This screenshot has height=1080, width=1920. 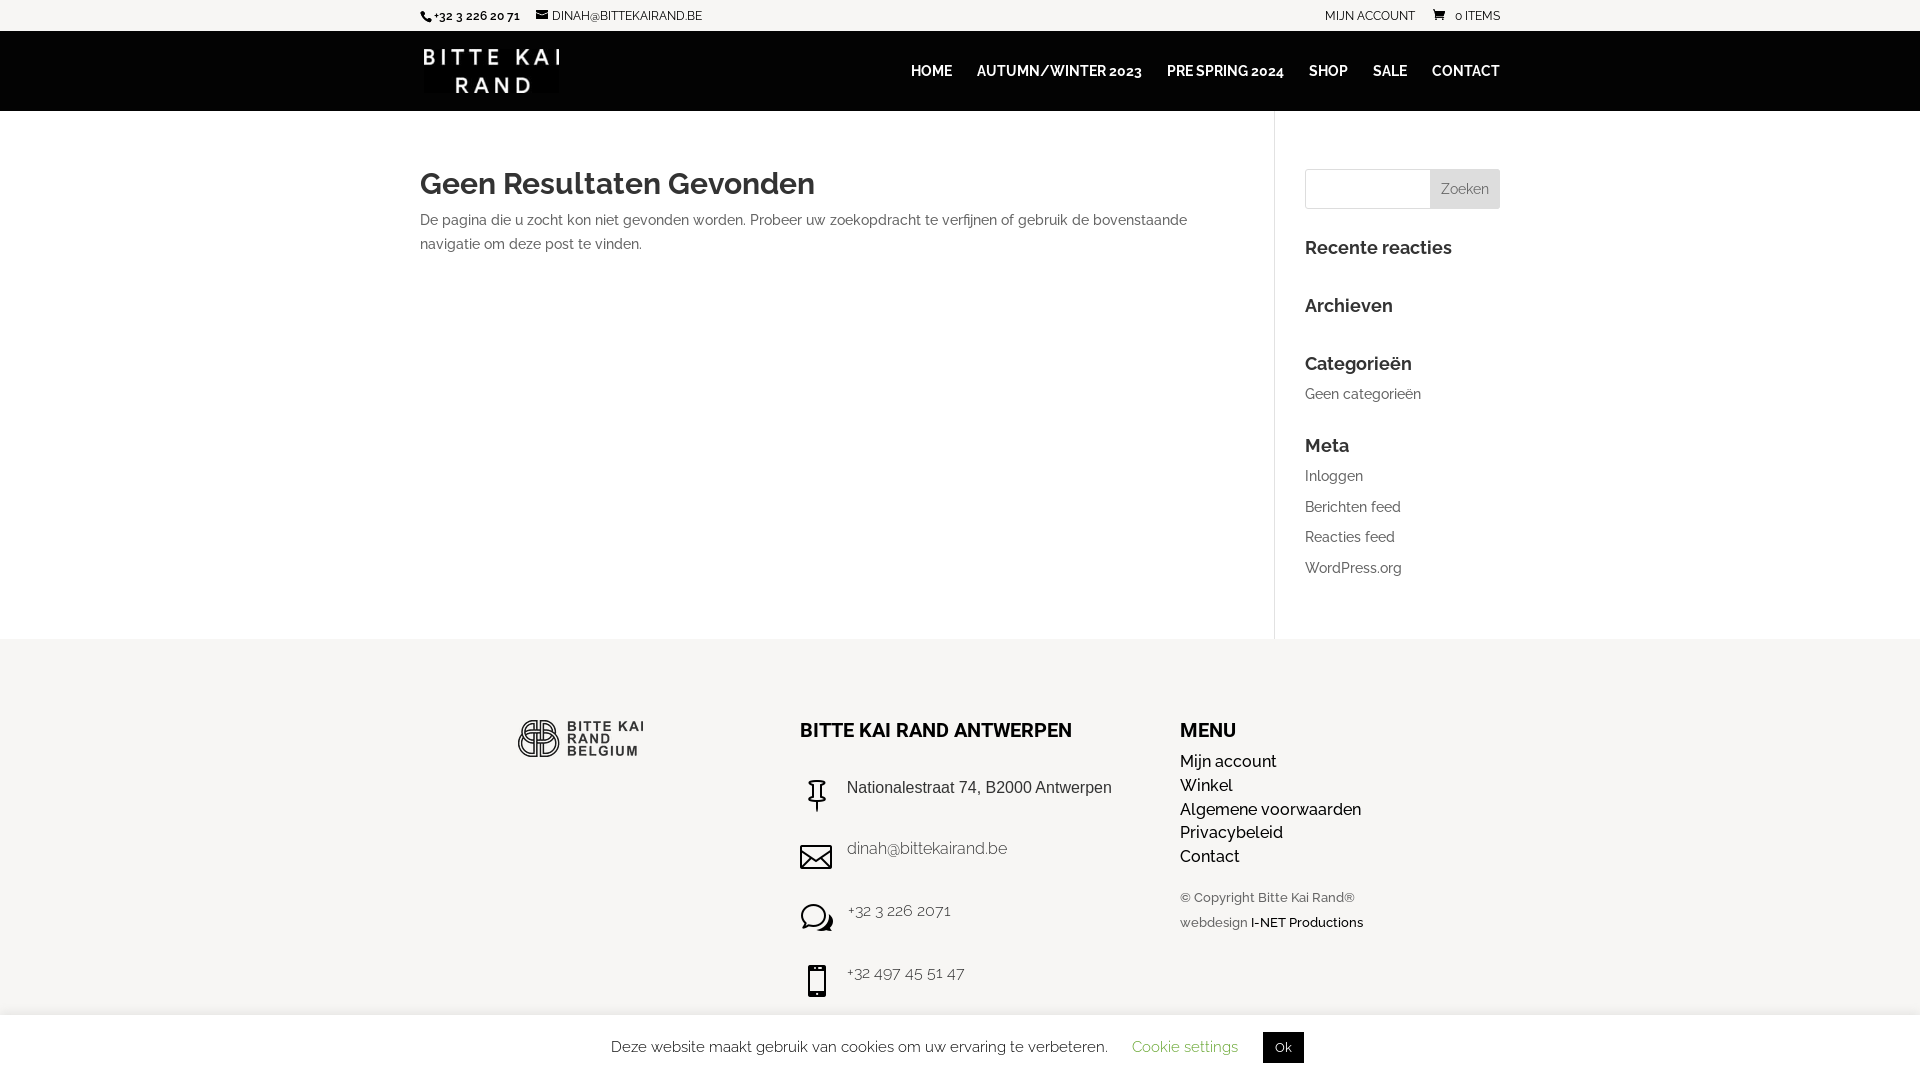 What do you see at coordinates (1205, 784) in the screenshot?
I see `'Winkel'` at bounding box center [1205, 784].